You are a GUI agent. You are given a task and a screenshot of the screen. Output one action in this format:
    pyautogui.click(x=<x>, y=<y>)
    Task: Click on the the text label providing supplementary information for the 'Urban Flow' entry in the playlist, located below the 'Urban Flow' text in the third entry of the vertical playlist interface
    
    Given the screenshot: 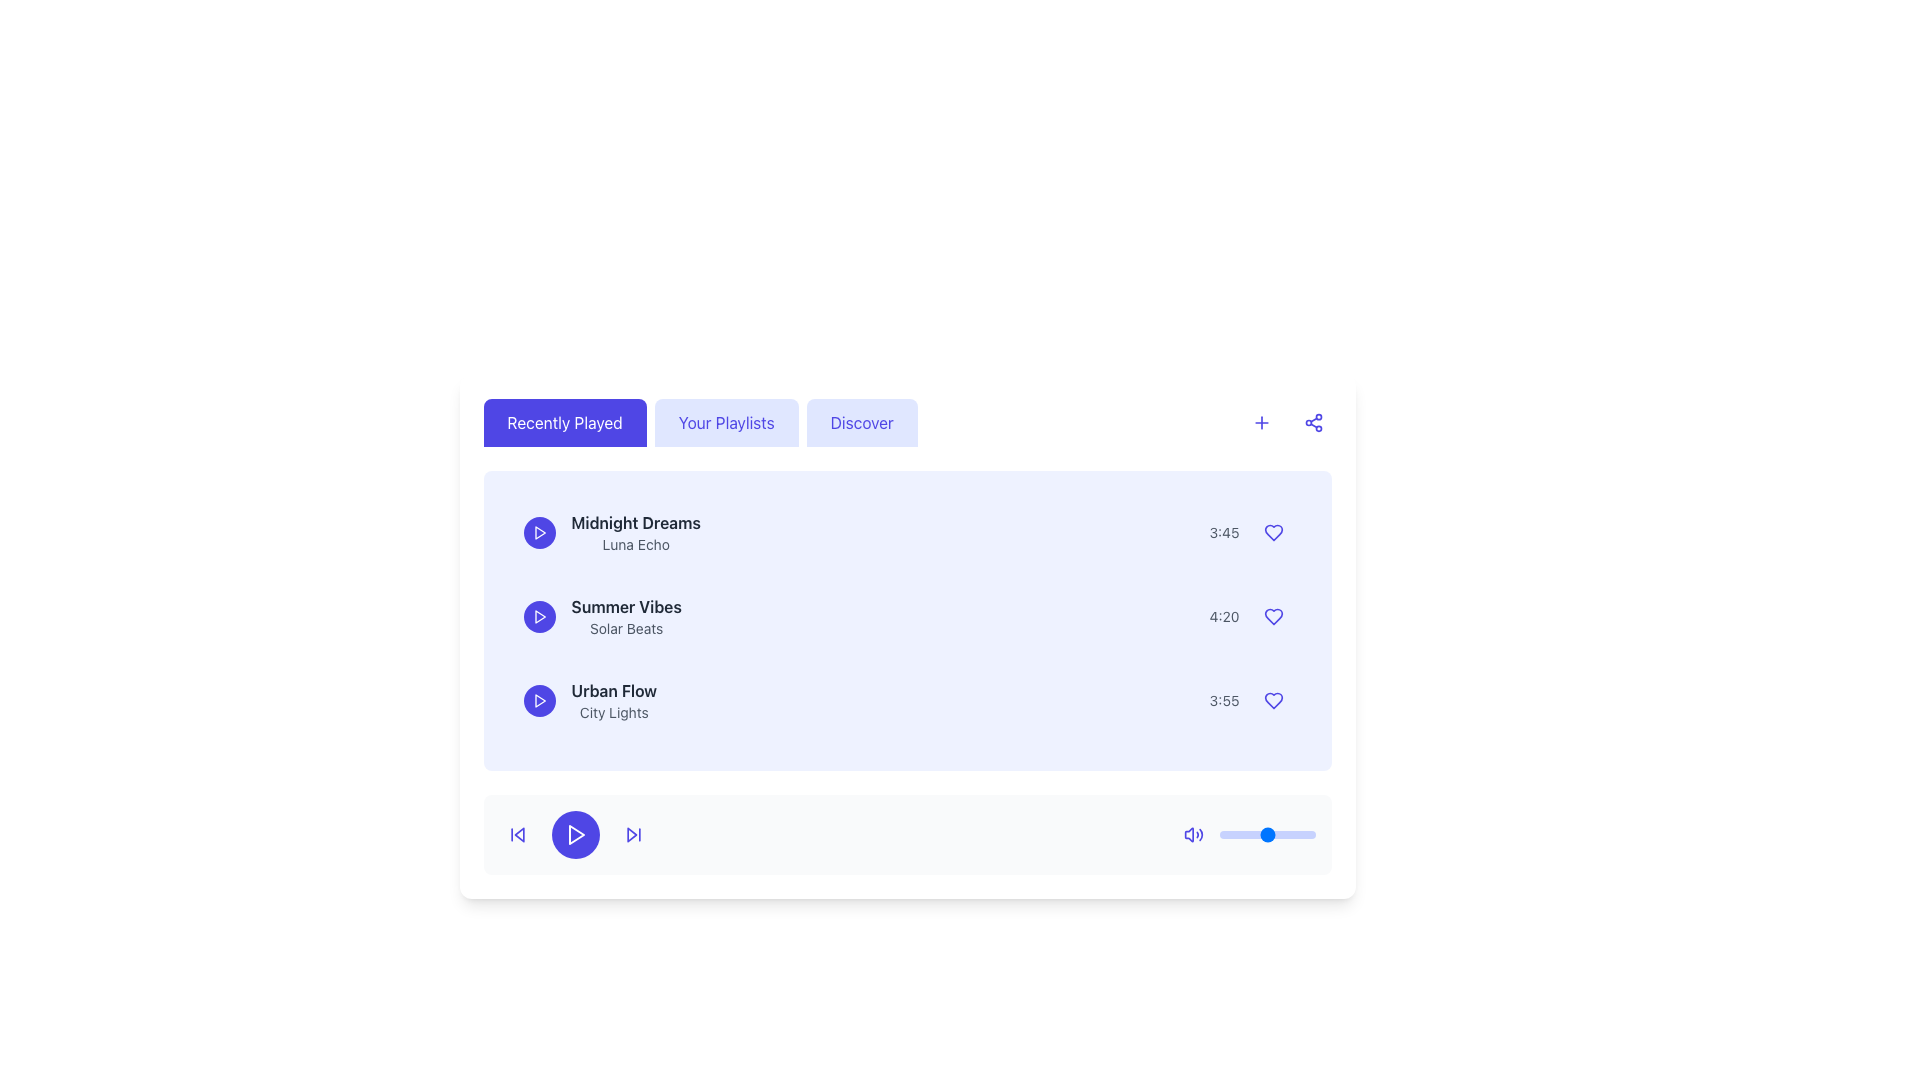 What is the action you would take?
    pyautogui.click(x=613, y=712)
    